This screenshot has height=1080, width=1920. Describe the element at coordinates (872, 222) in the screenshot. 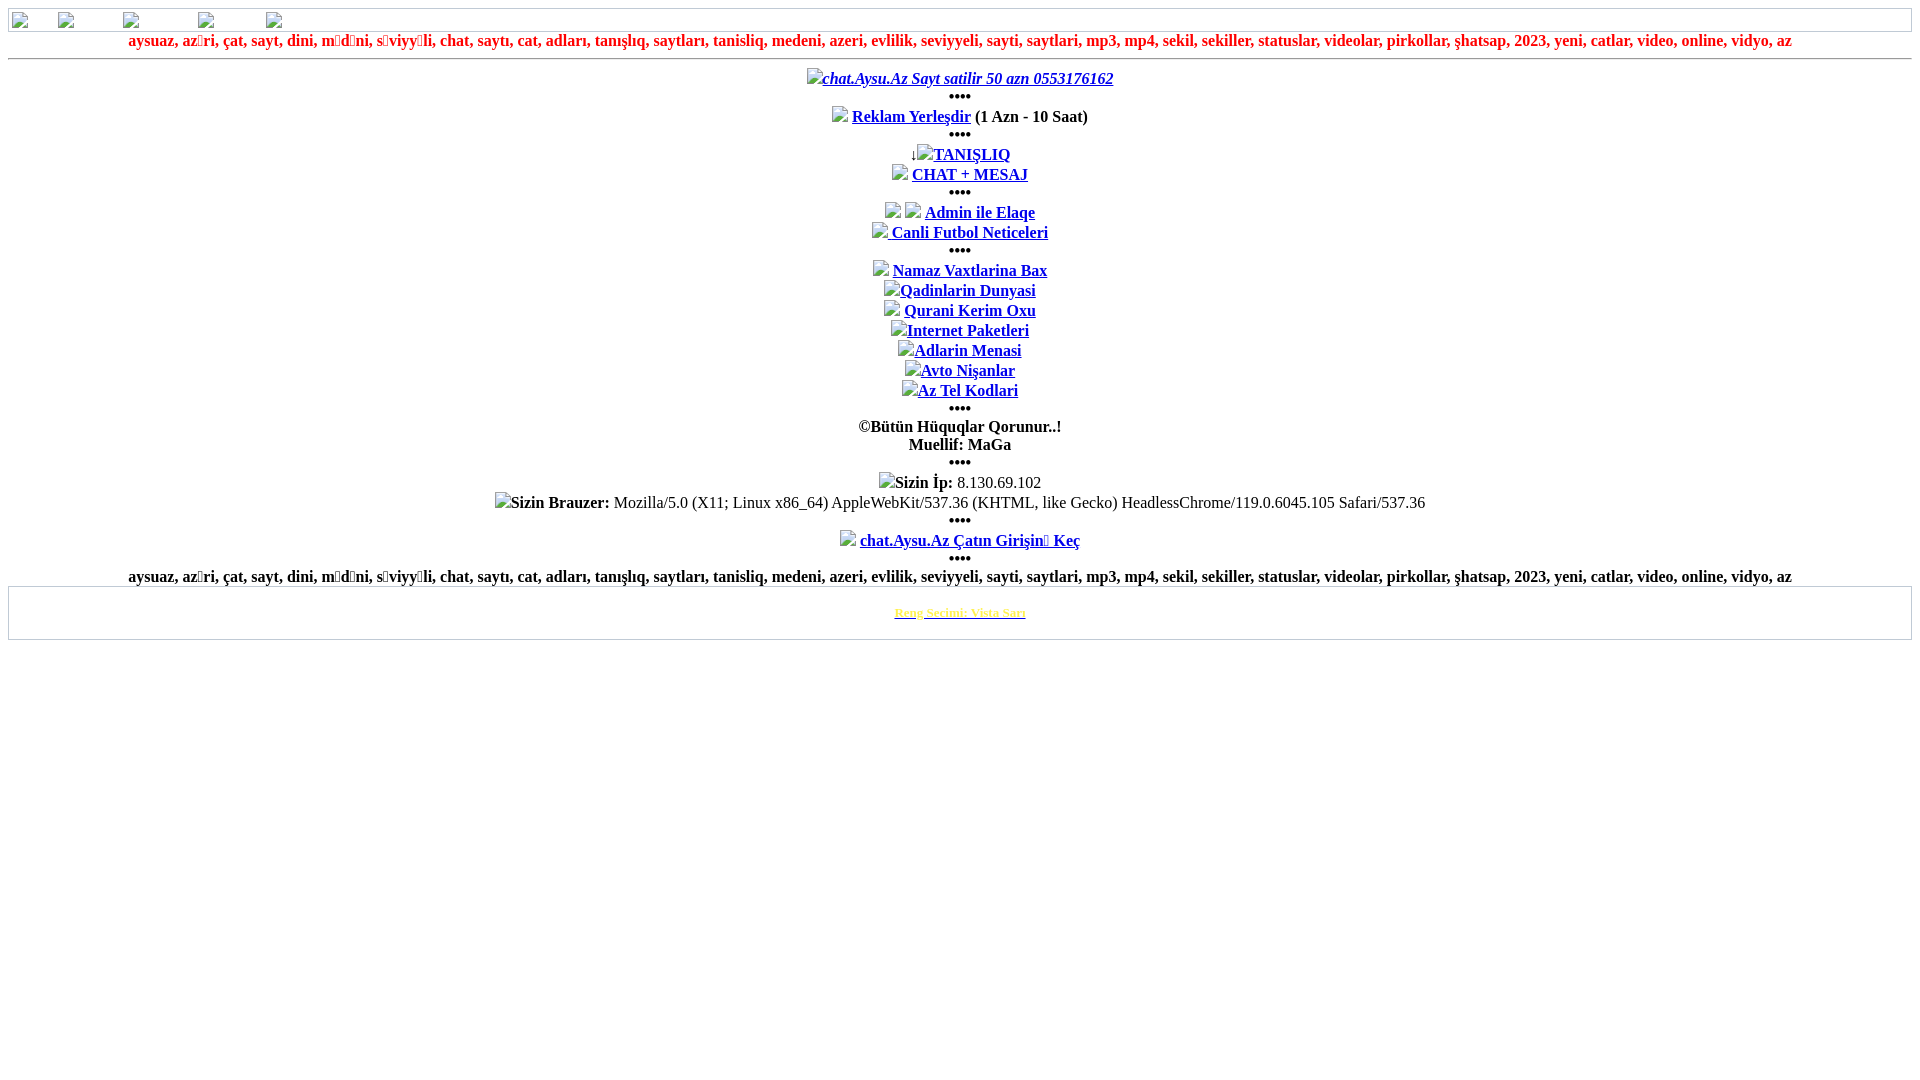

I see `'Admin ile Elaqe'` at that location.